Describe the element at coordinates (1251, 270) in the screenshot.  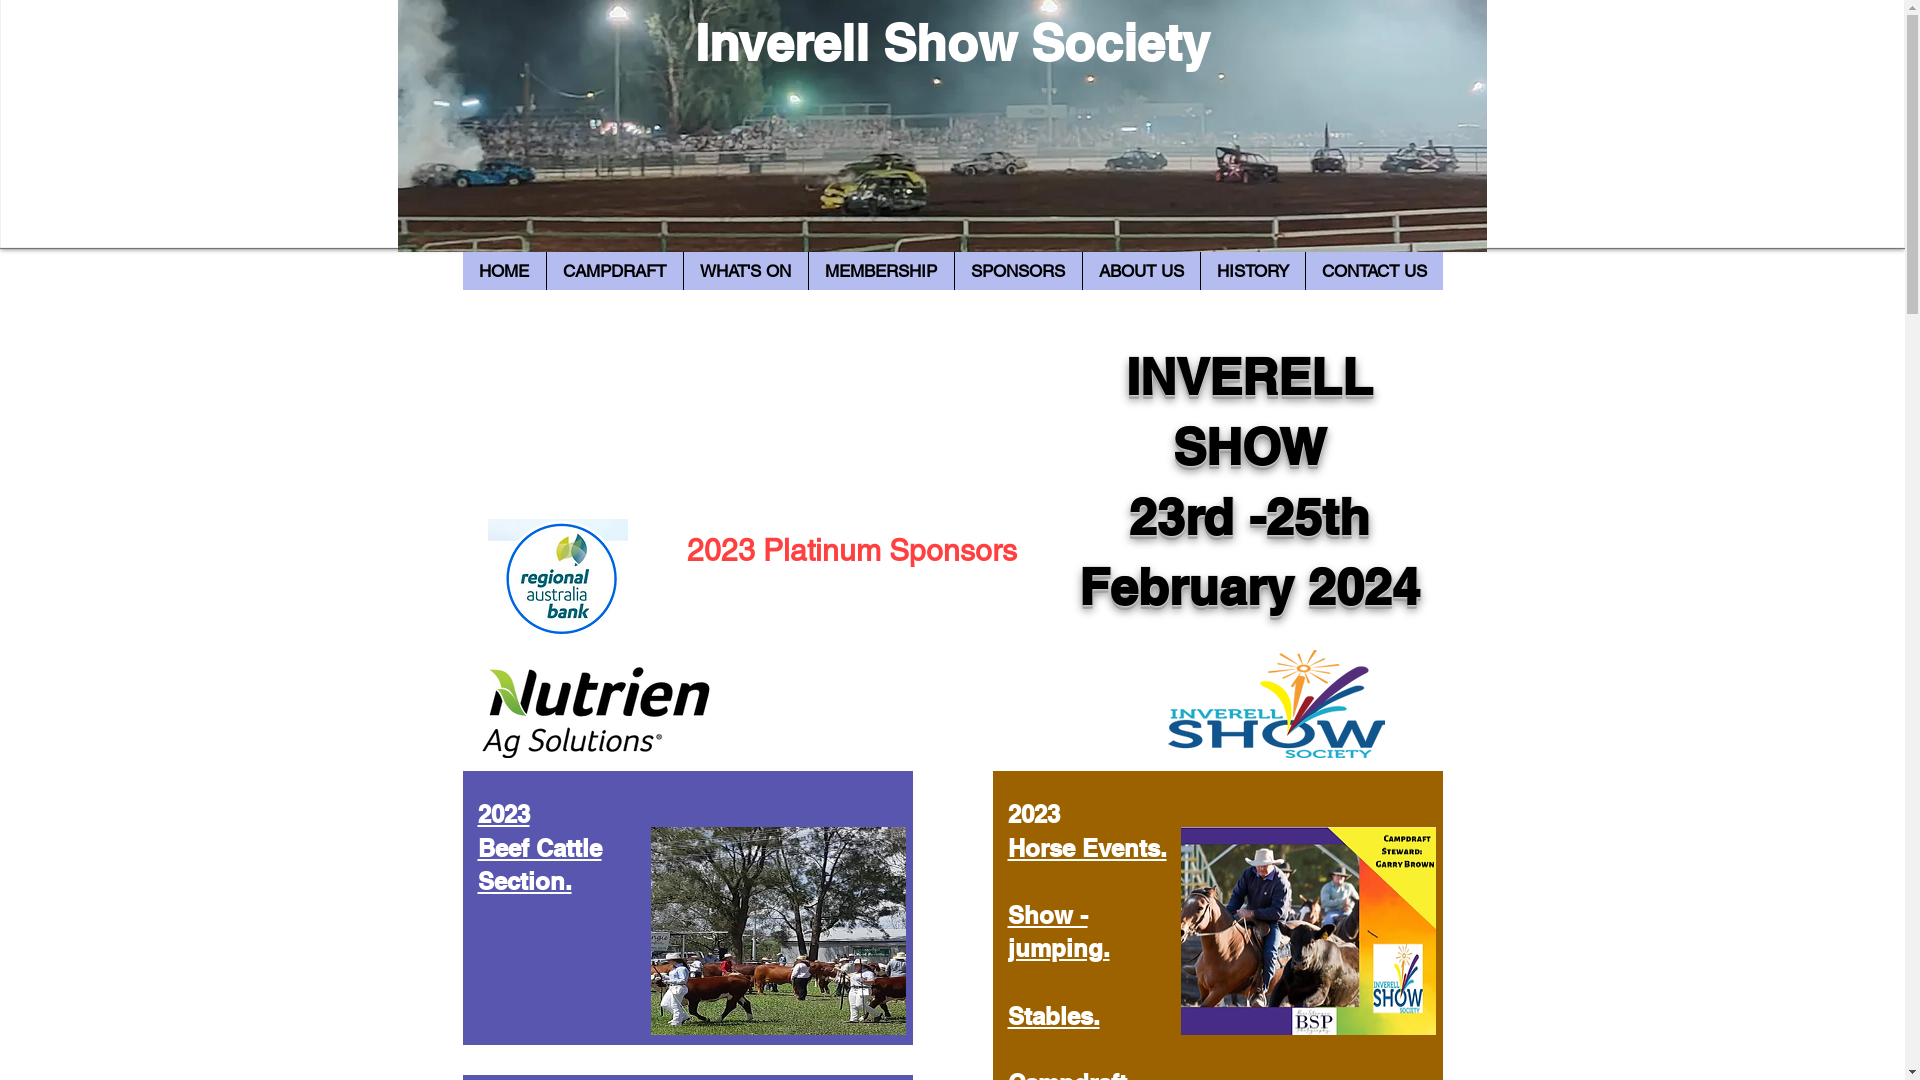
I see `'HISTORY'` at that location.